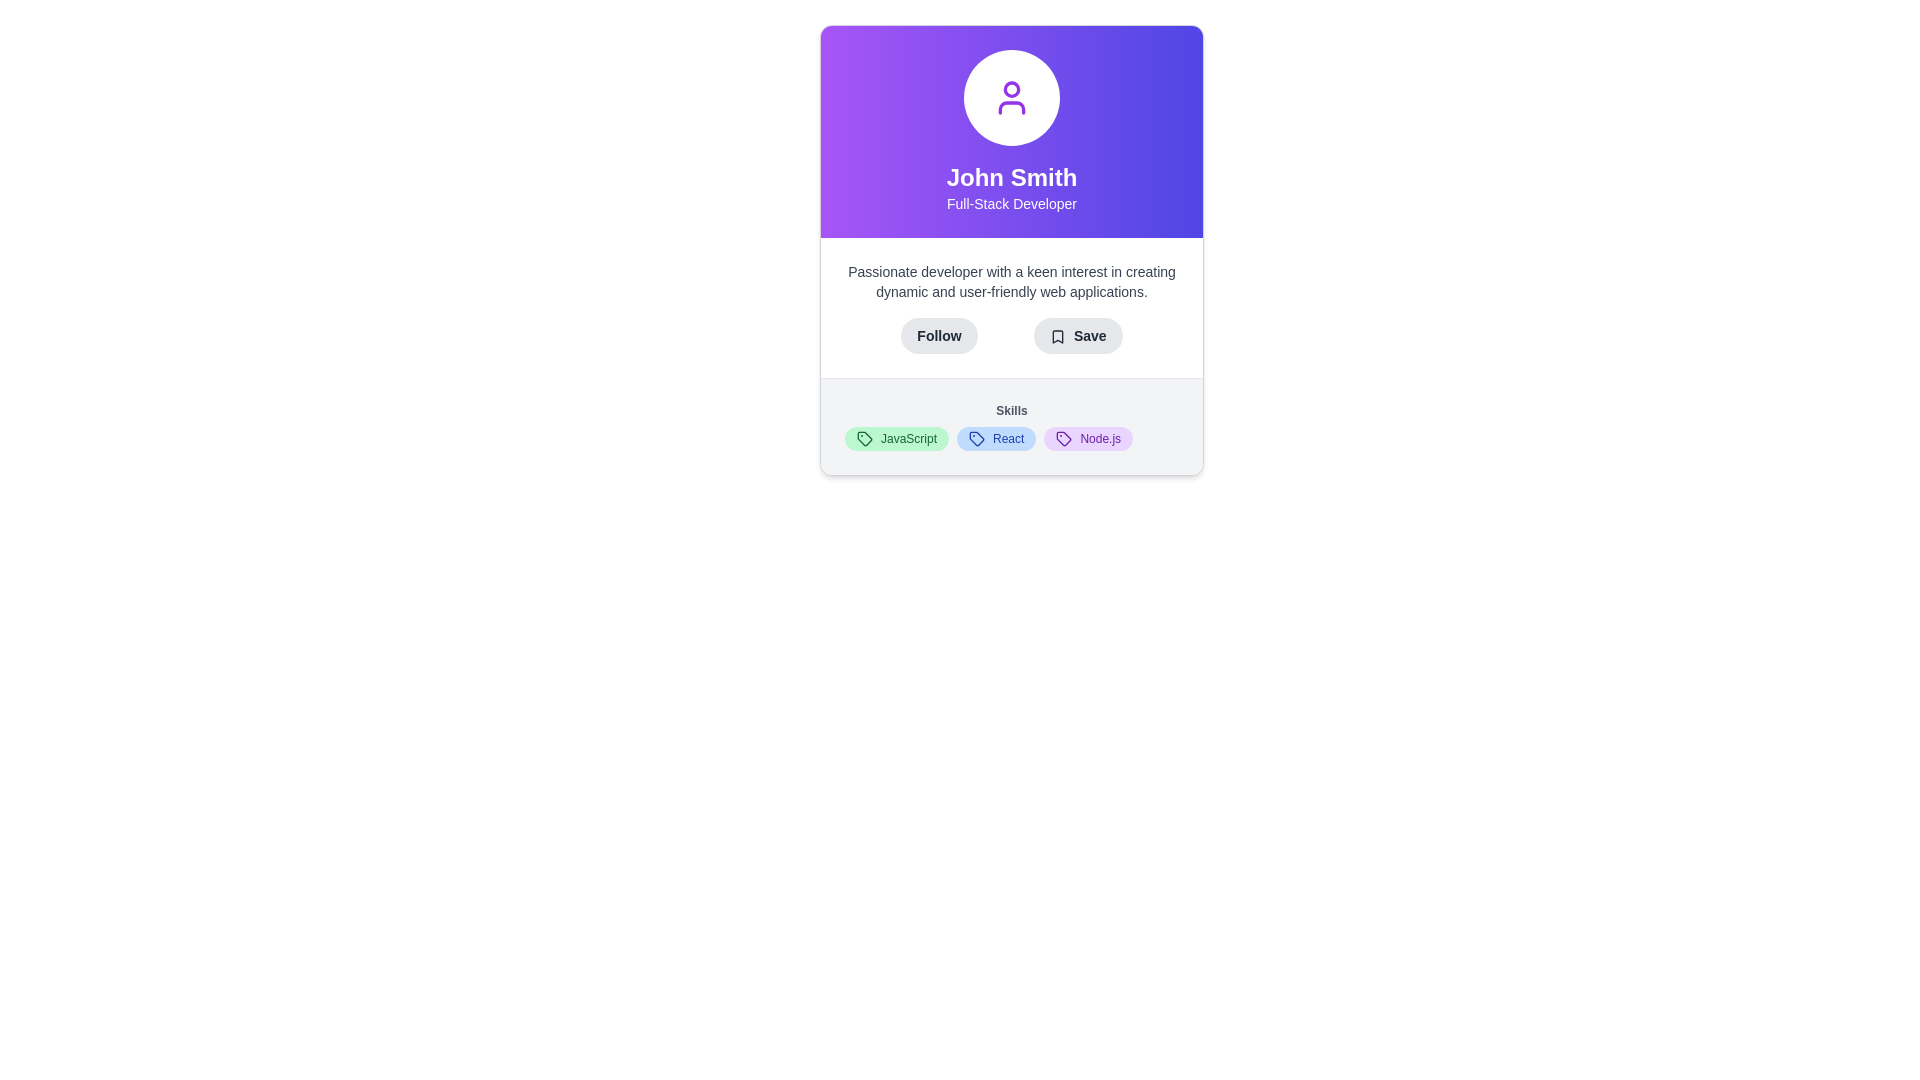 The height and width of the screenshot is (1080, 1920). I want to click on the visual representation of the decorative tagging icon located in the center-left portion of the skills labels under the 'Skills' section of the profile card, so click(1063, 438).